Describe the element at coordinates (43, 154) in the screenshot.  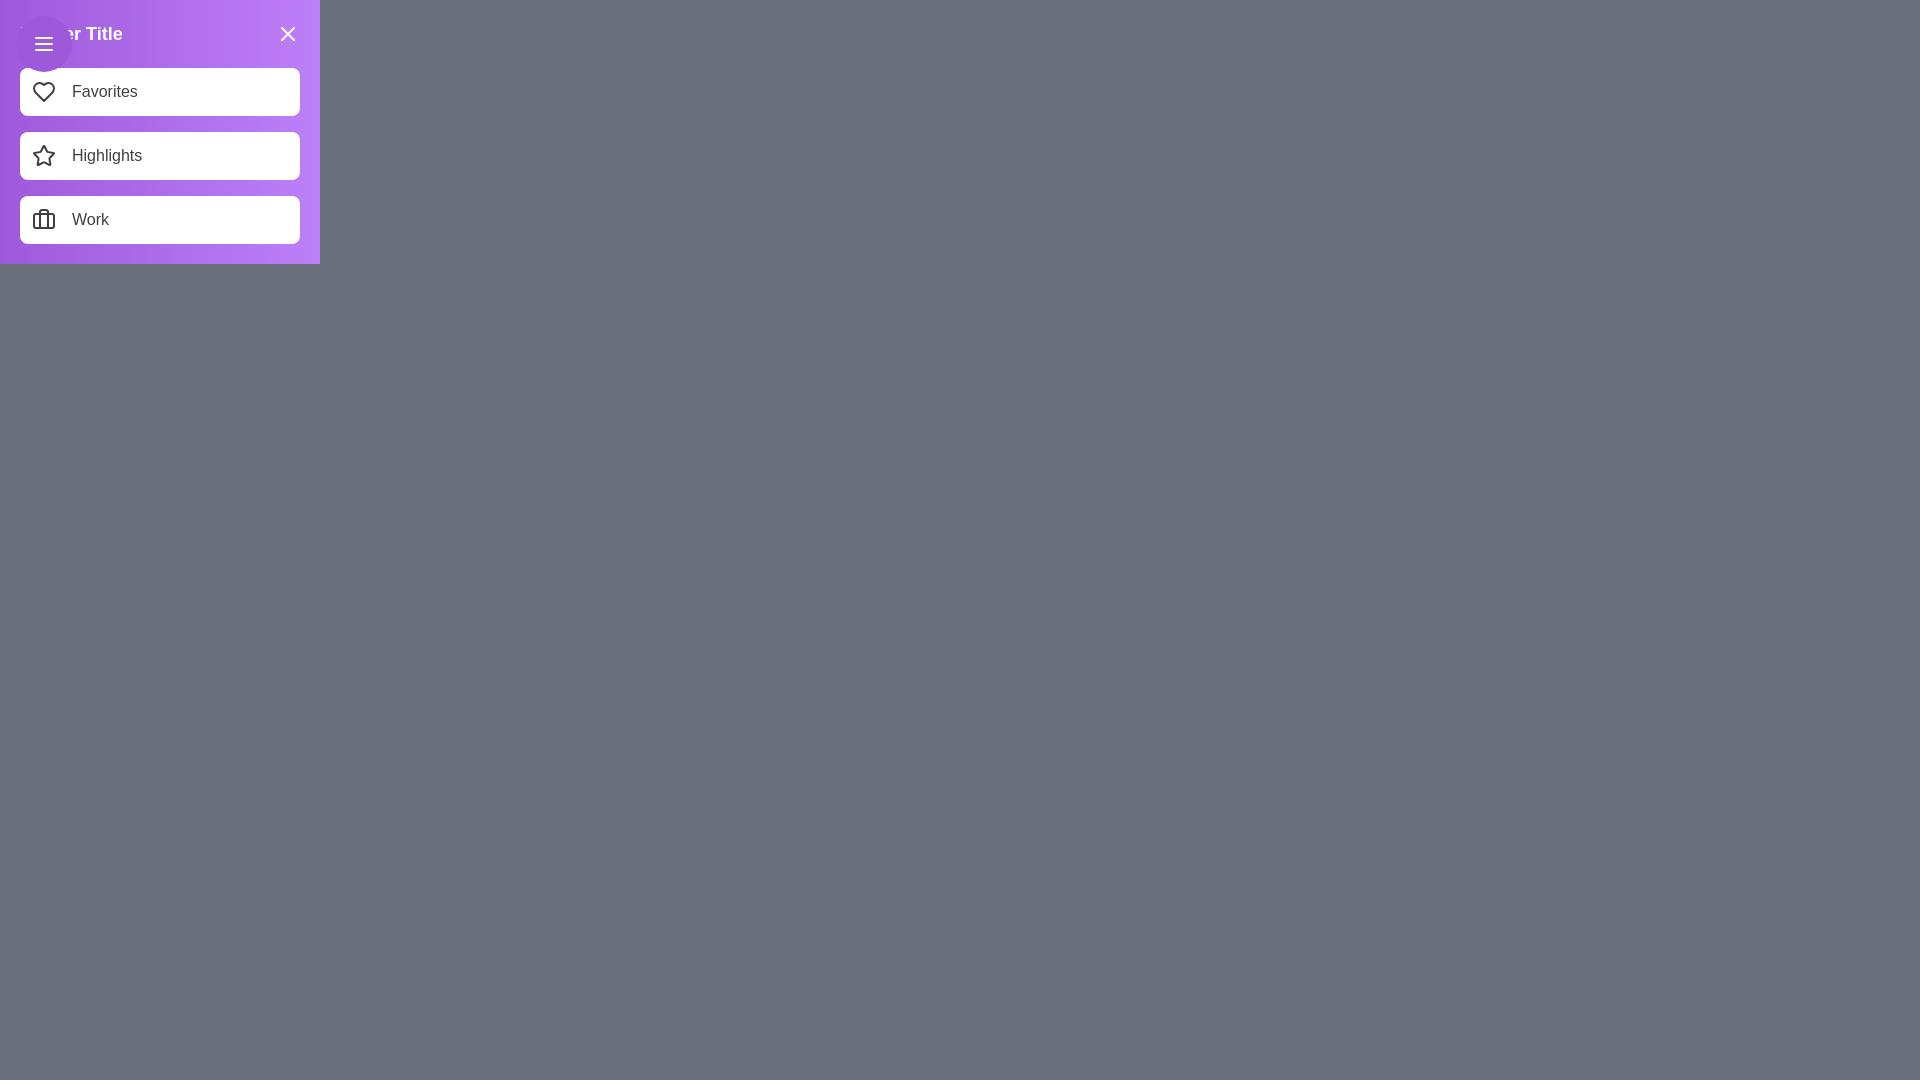
I see `the 'Highlights' menu icon, which is the second icon in the vertical stack of three options, located directly under 'Favorites' and above 'Work'` at that location.